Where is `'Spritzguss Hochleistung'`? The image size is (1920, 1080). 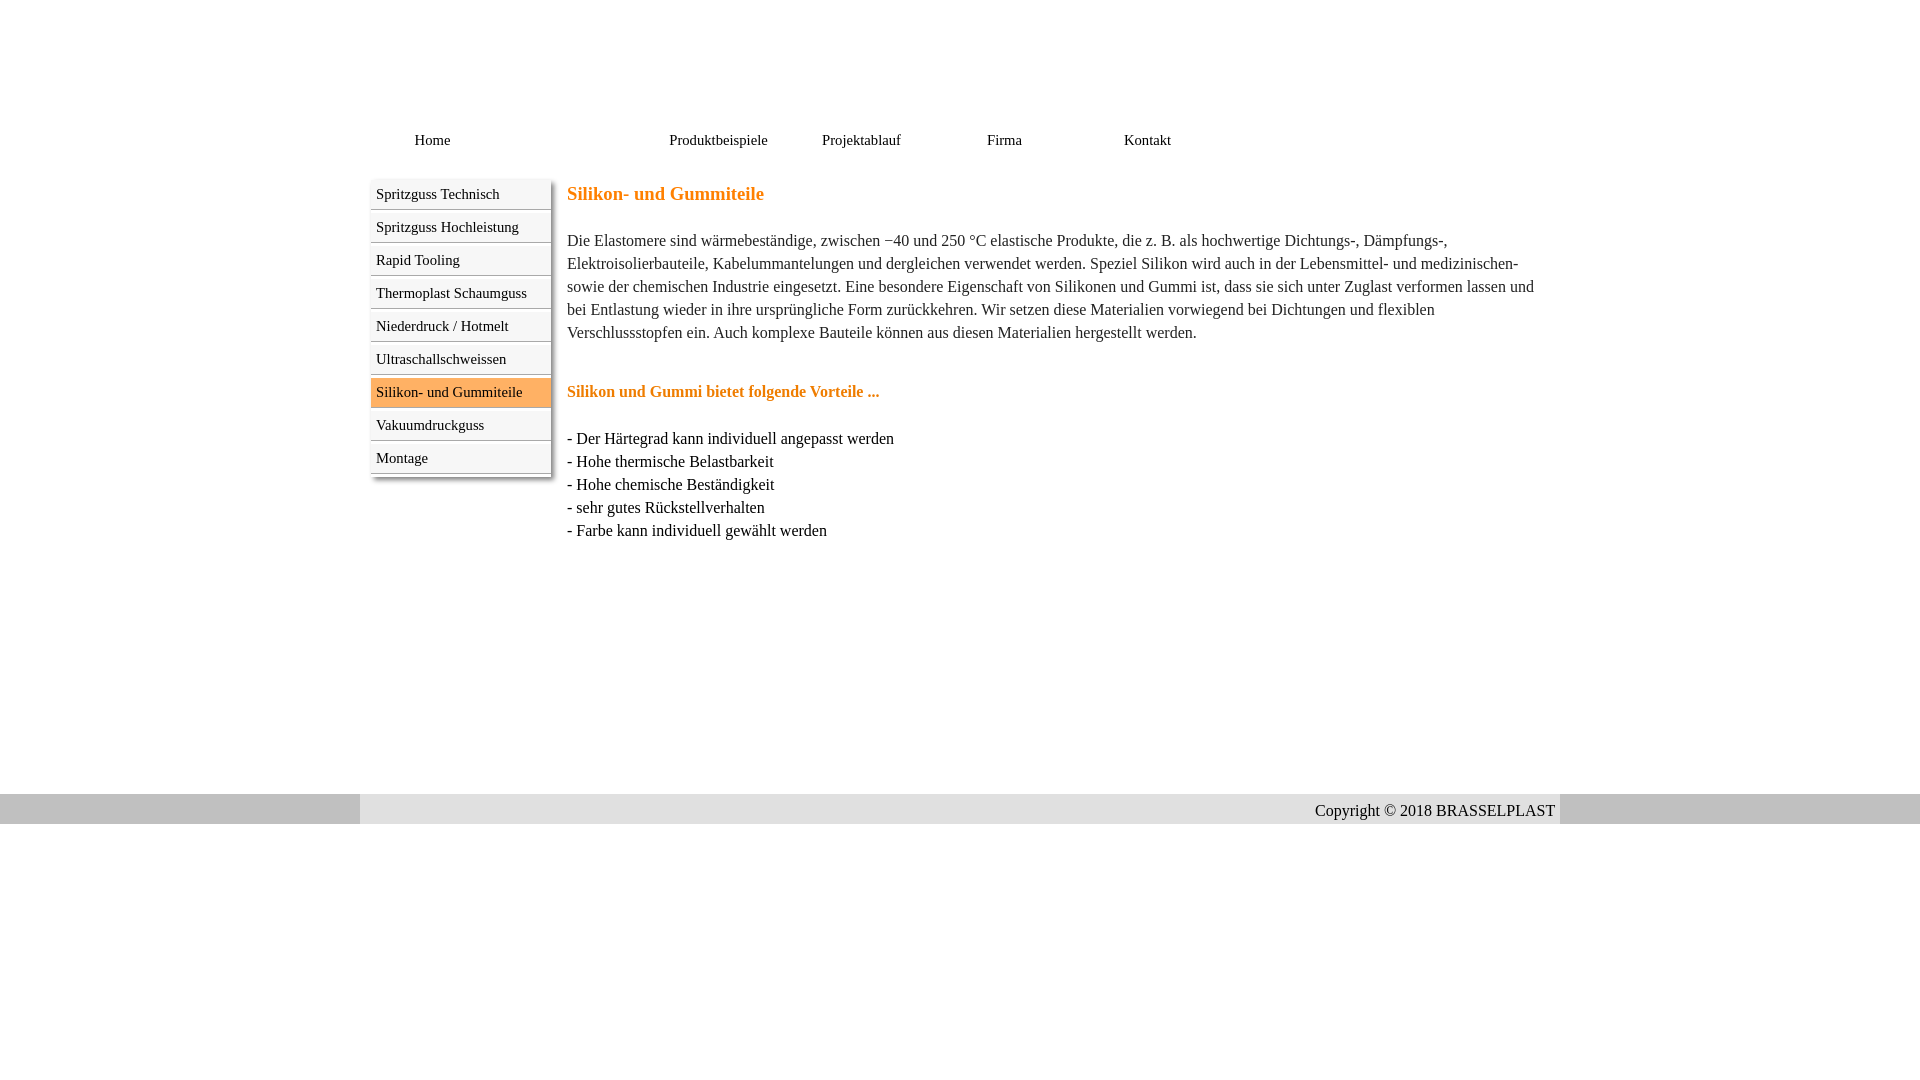
'Spritzguss Hochleistung' is located at coordinates (459, 226).